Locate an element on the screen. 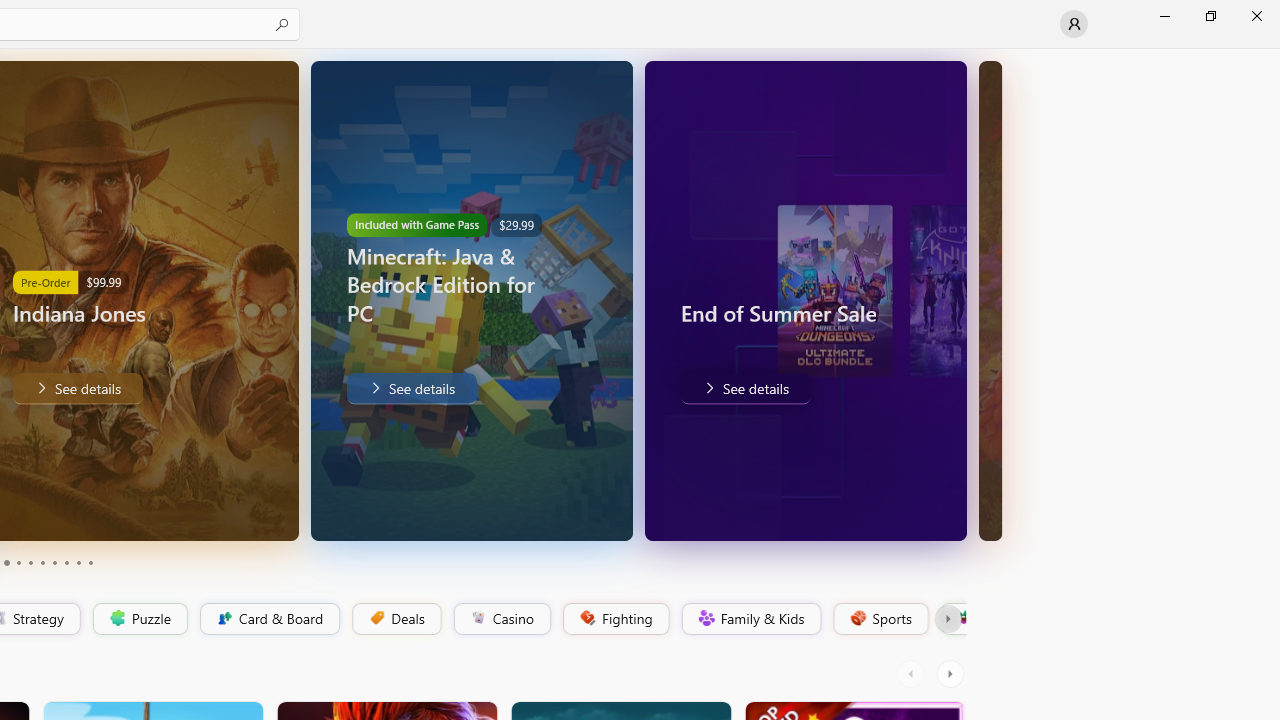  'Platformer' is located at coordinates (951, 618).